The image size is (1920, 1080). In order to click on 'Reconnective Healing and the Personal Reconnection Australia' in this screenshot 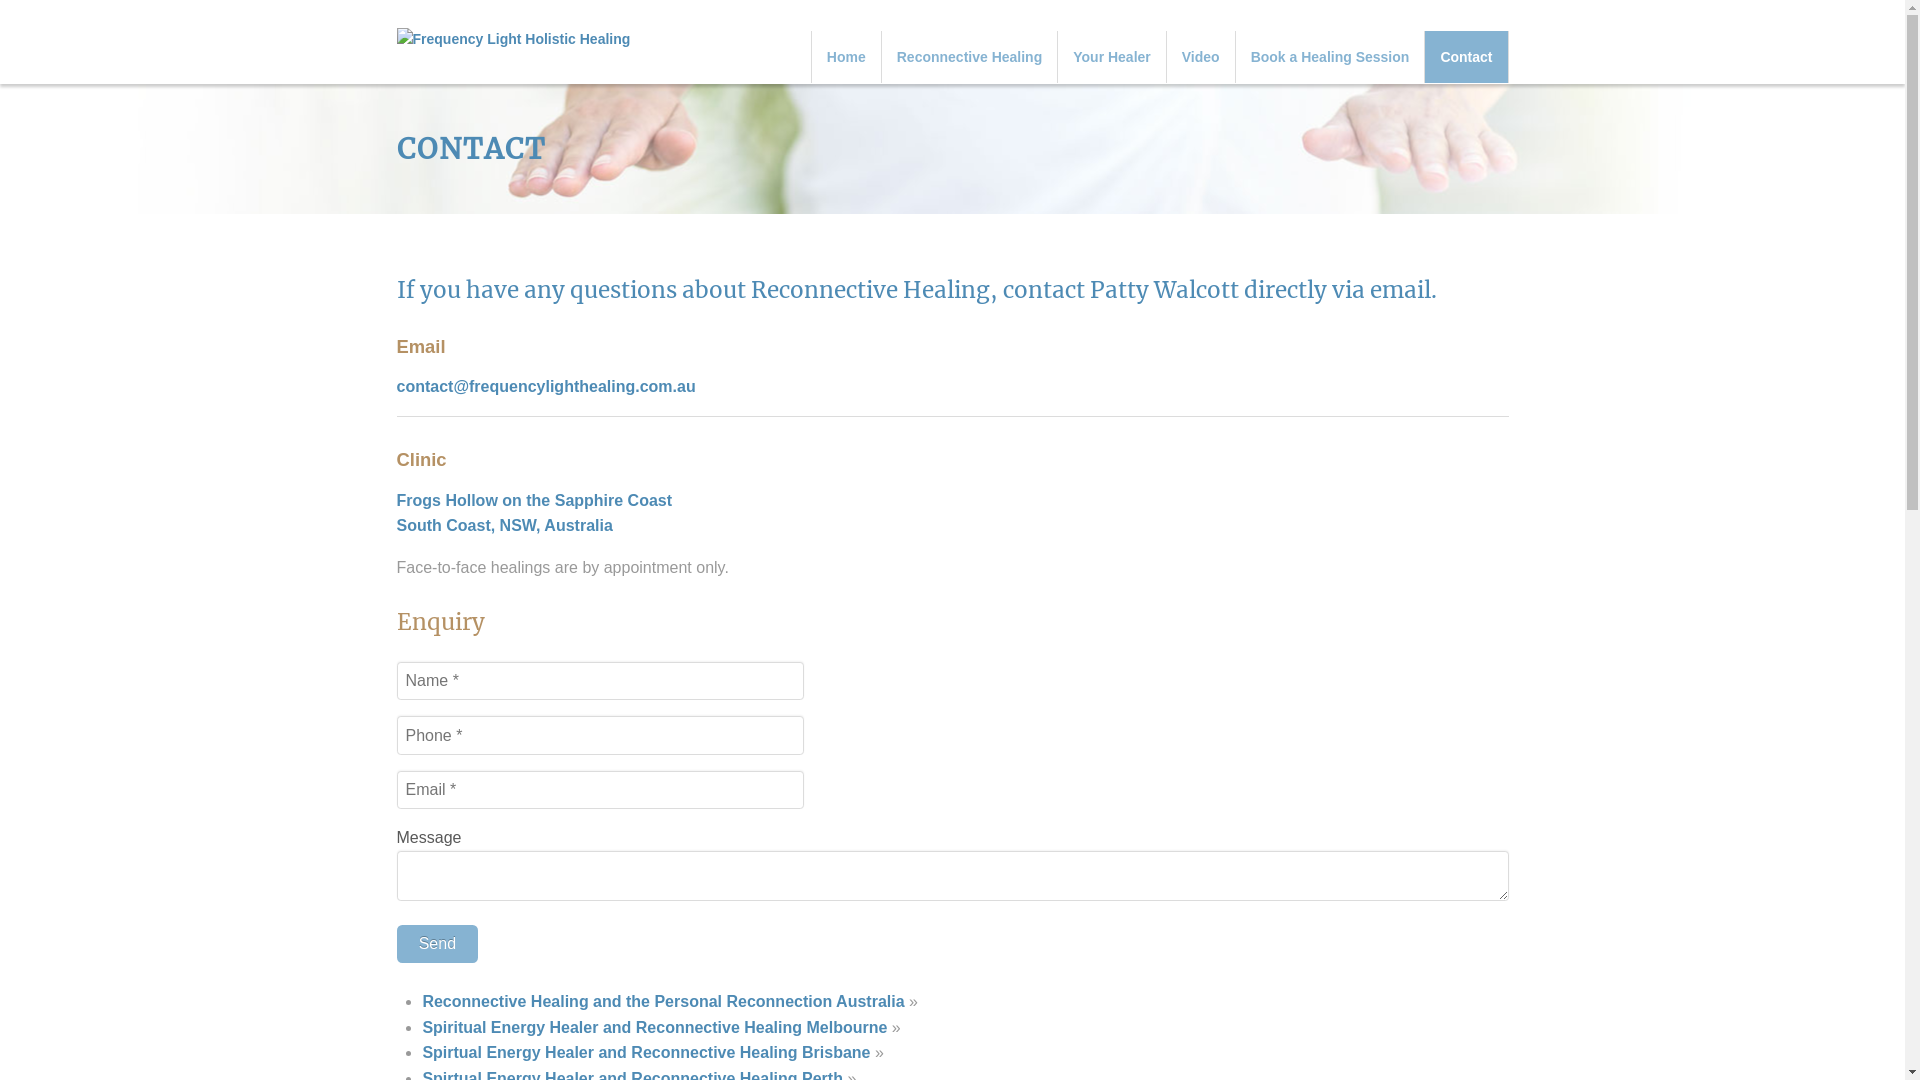, I will do `click(662, 1001)`.